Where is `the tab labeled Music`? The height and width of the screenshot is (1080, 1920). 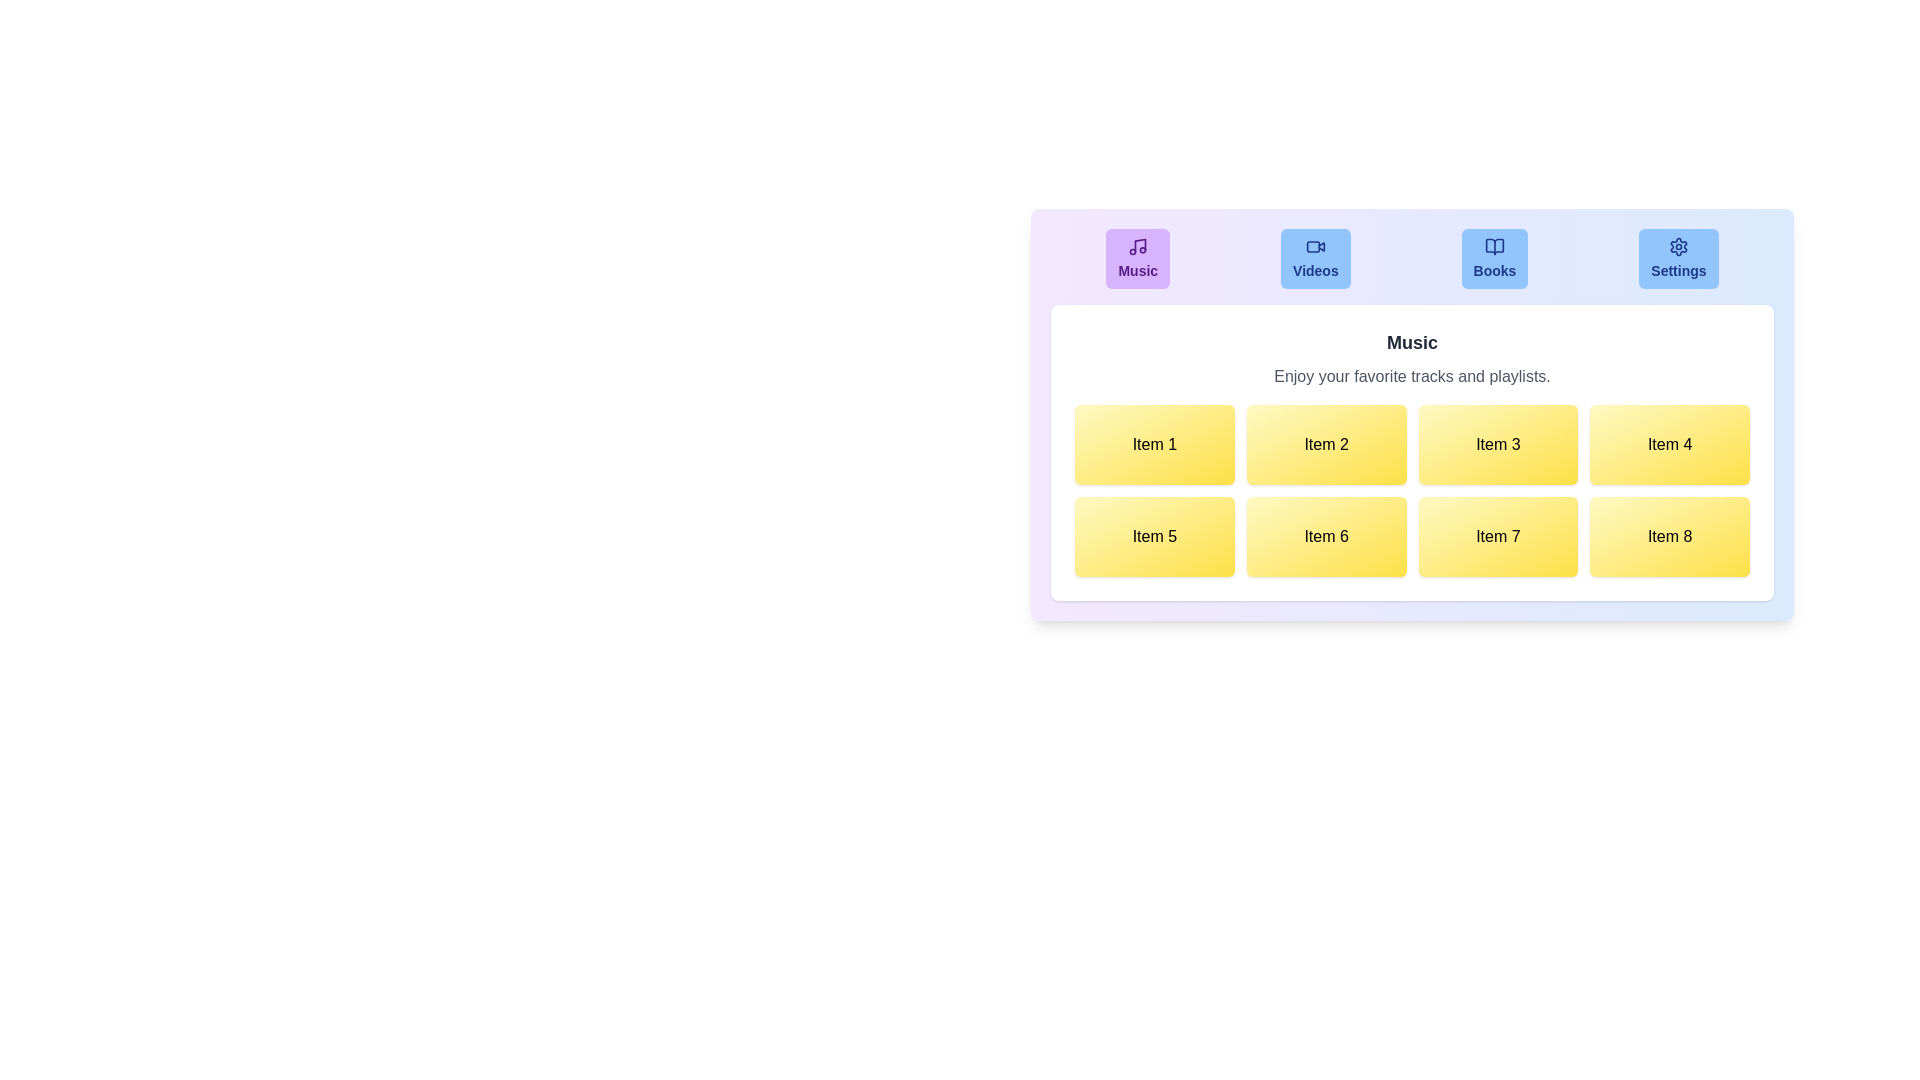
the tab labeled Music is located at coordinates (1138, 257).